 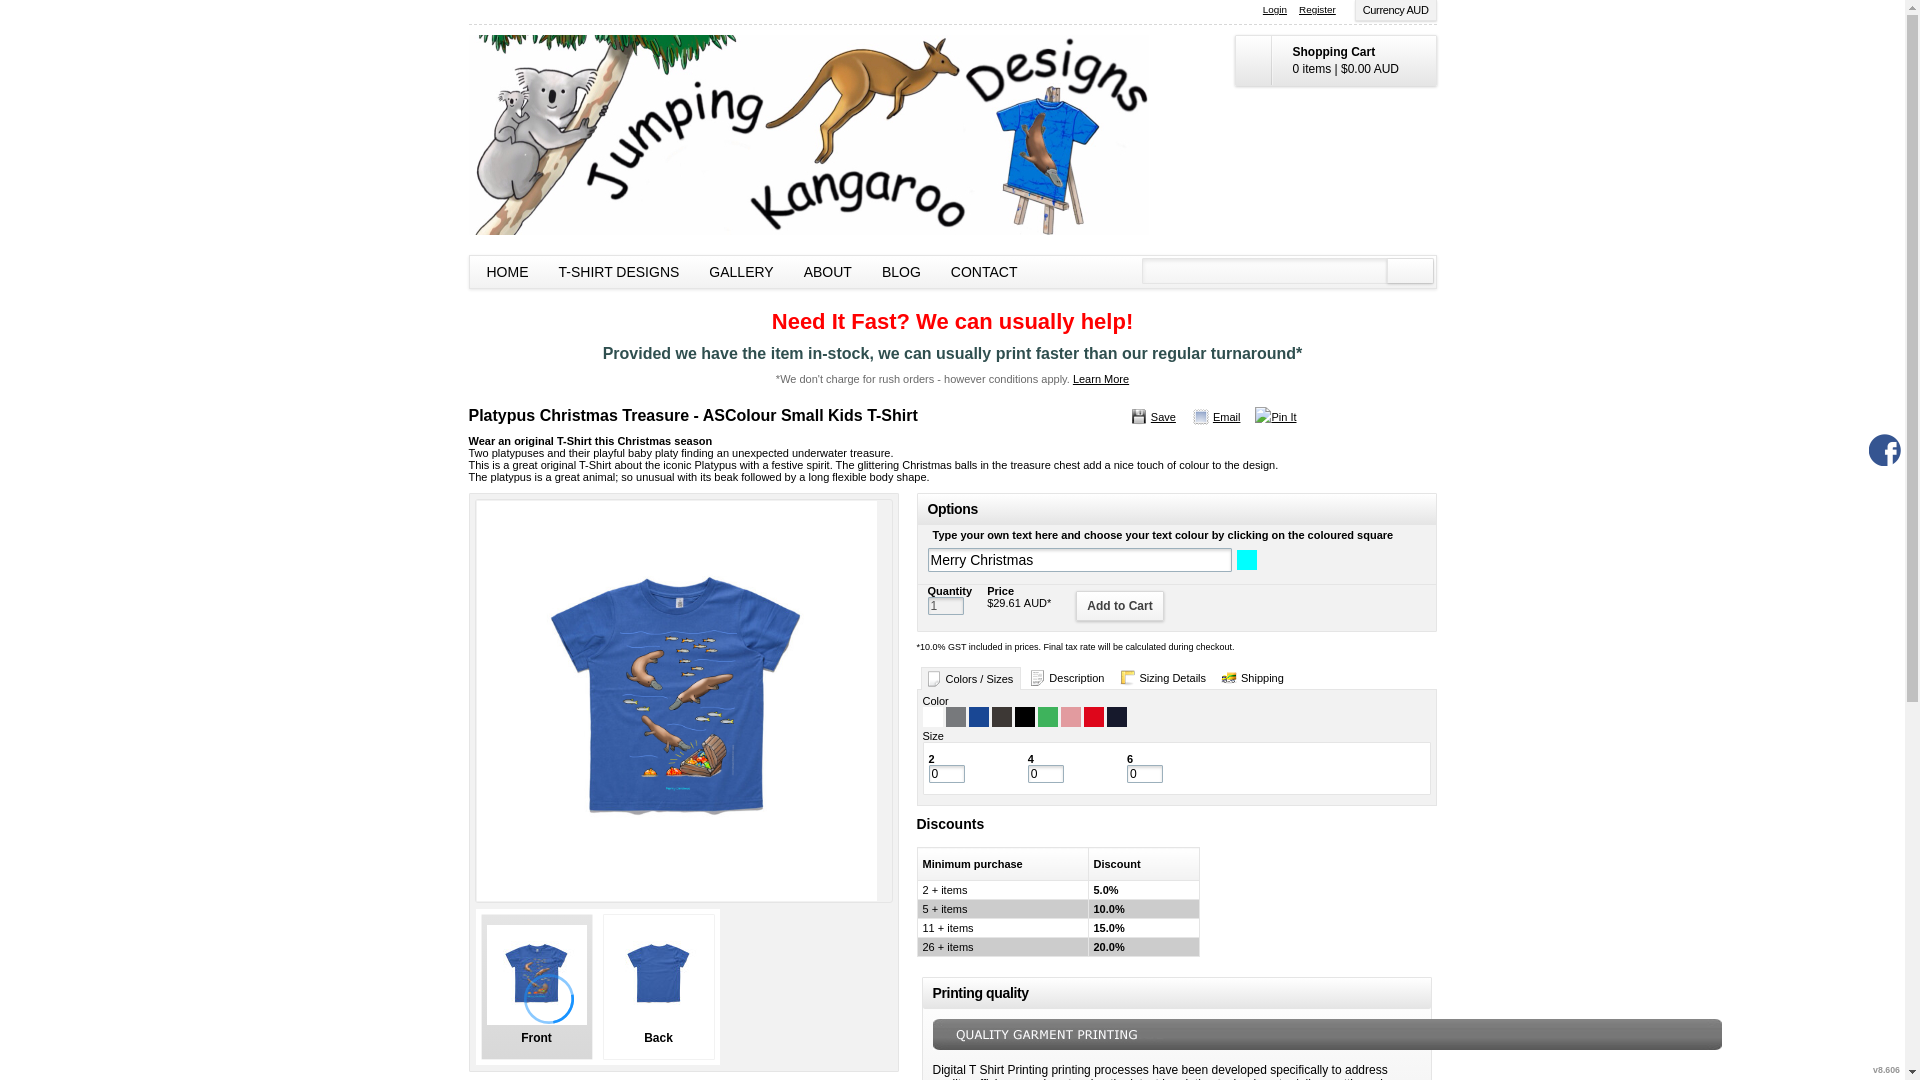 What do you see at coordinates (1002, 716) in the screenshot?
I see `'Charcoal'` at bounding box center [1002, 716].